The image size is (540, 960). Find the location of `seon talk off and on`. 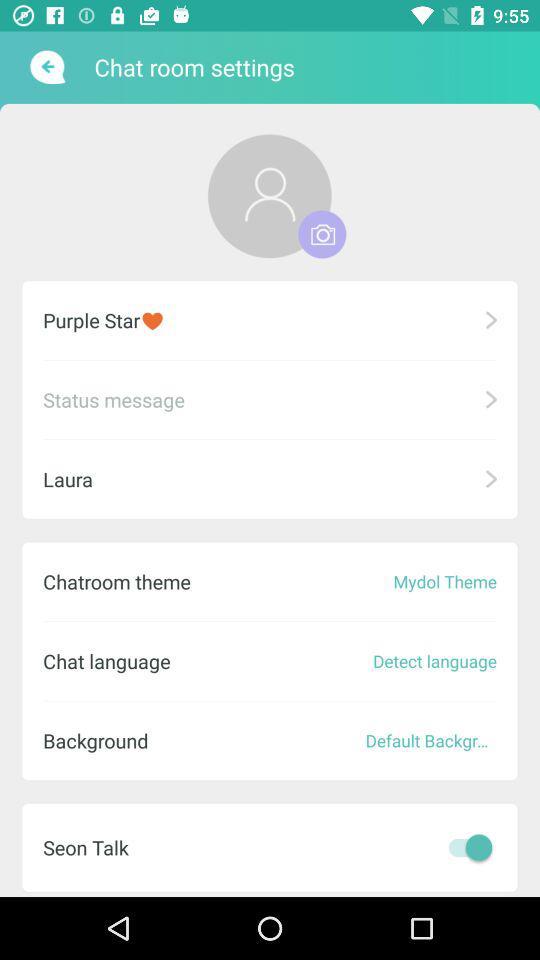

seon talk off and on is located at coordinates (465, 846).